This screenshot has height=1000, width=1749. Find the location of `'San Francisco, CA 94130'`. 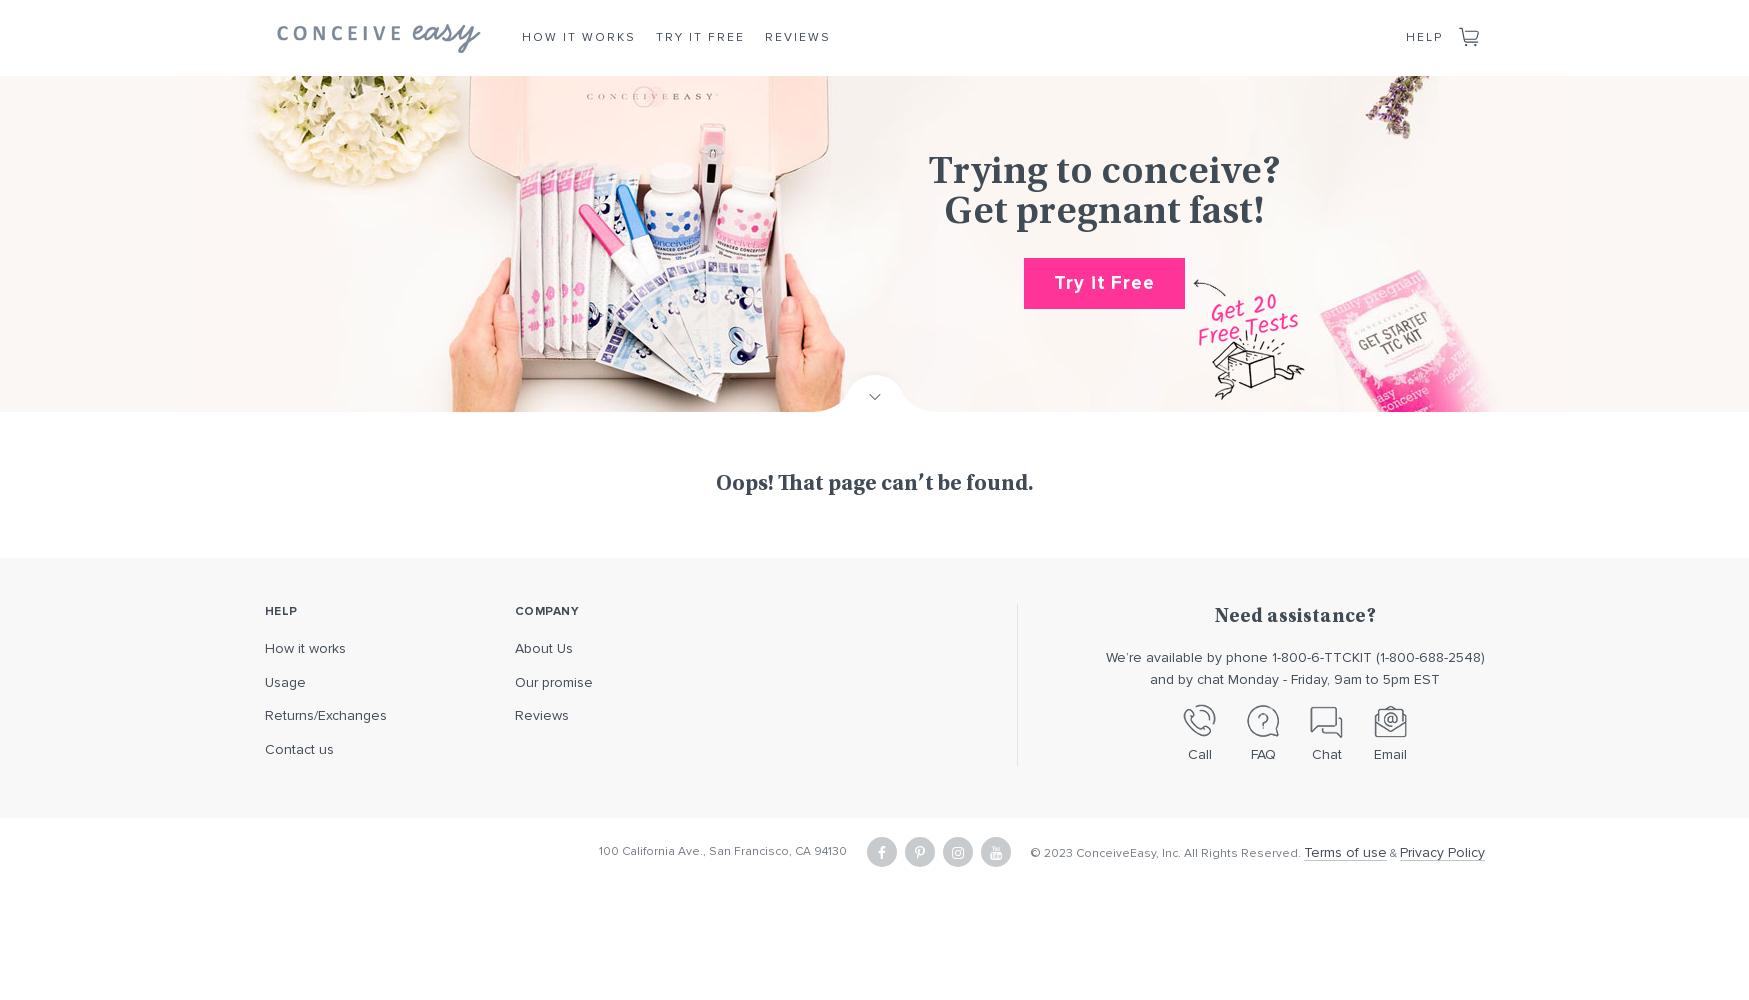

'San Francisco, CA 94130' is located at coordinates (777, 850).